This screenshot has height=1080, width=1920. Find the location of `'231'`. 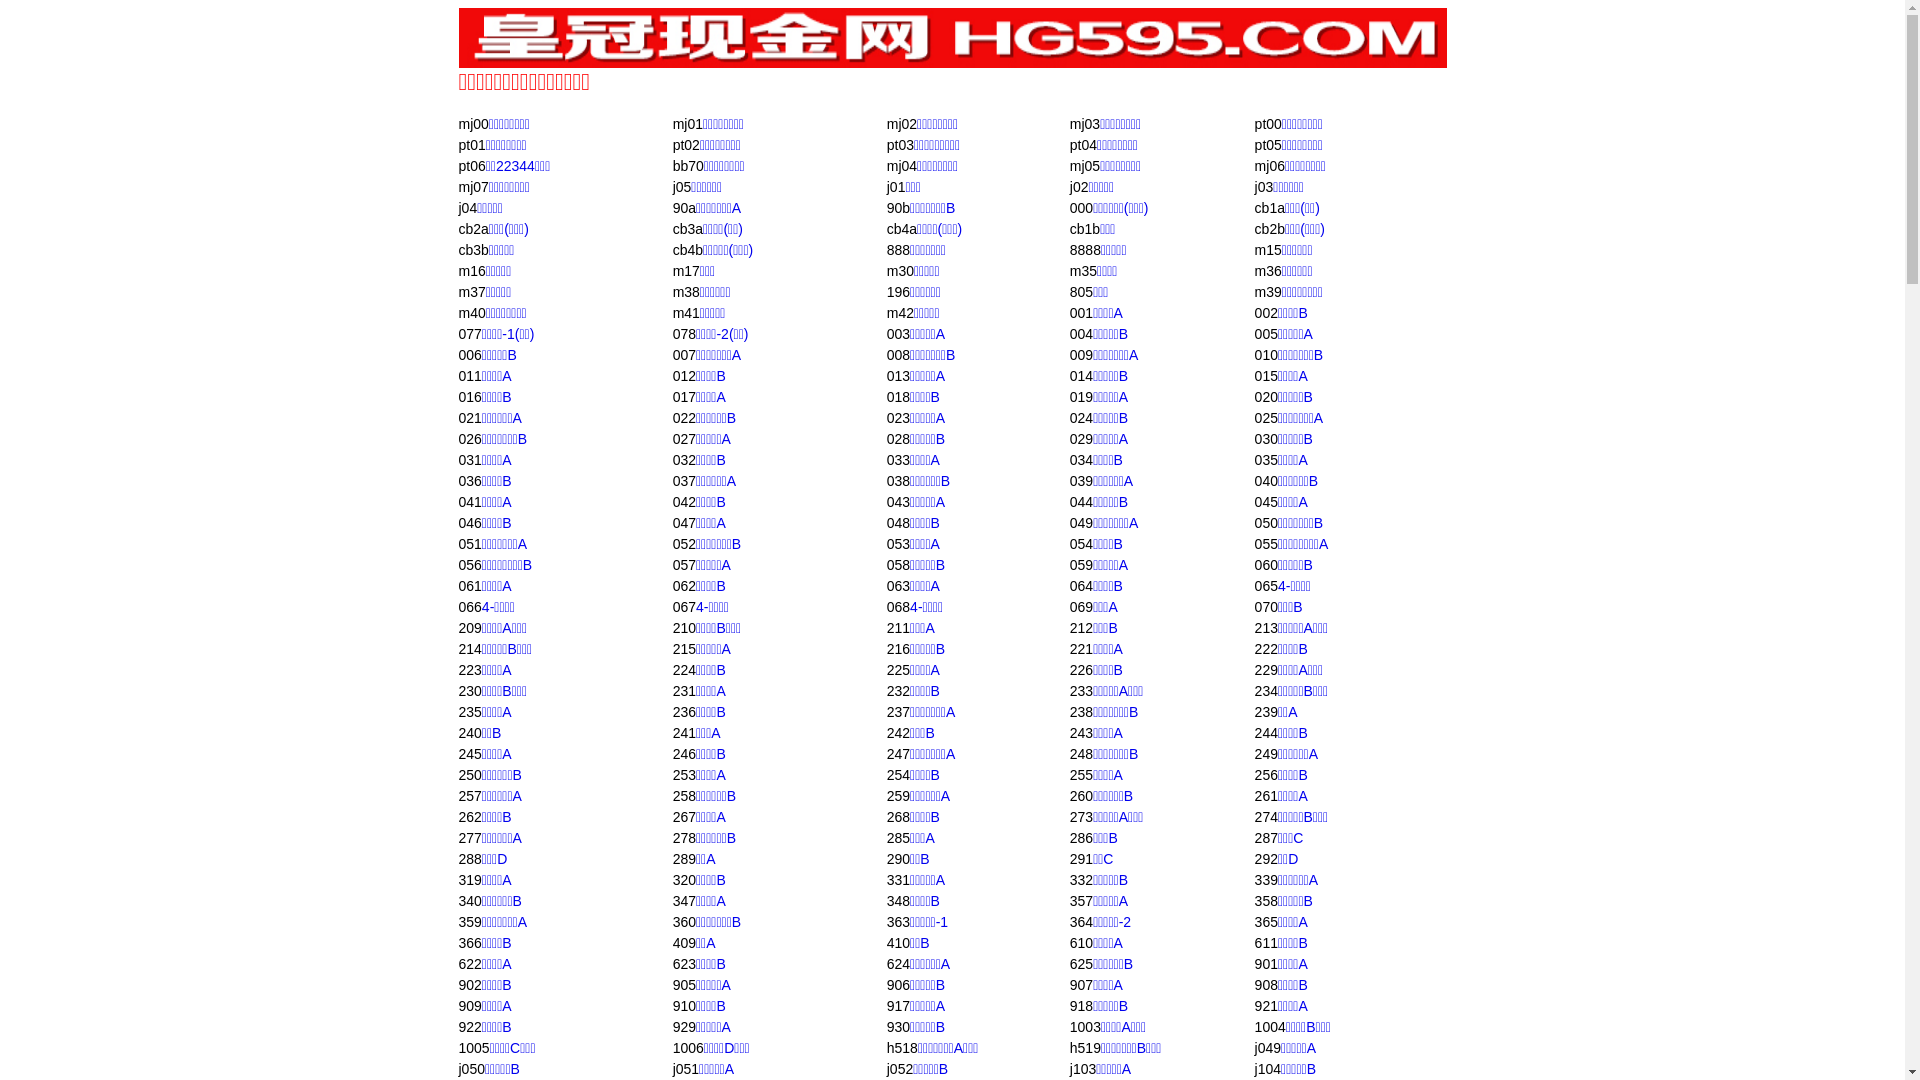

'231' is located at coordinates (684, 689).